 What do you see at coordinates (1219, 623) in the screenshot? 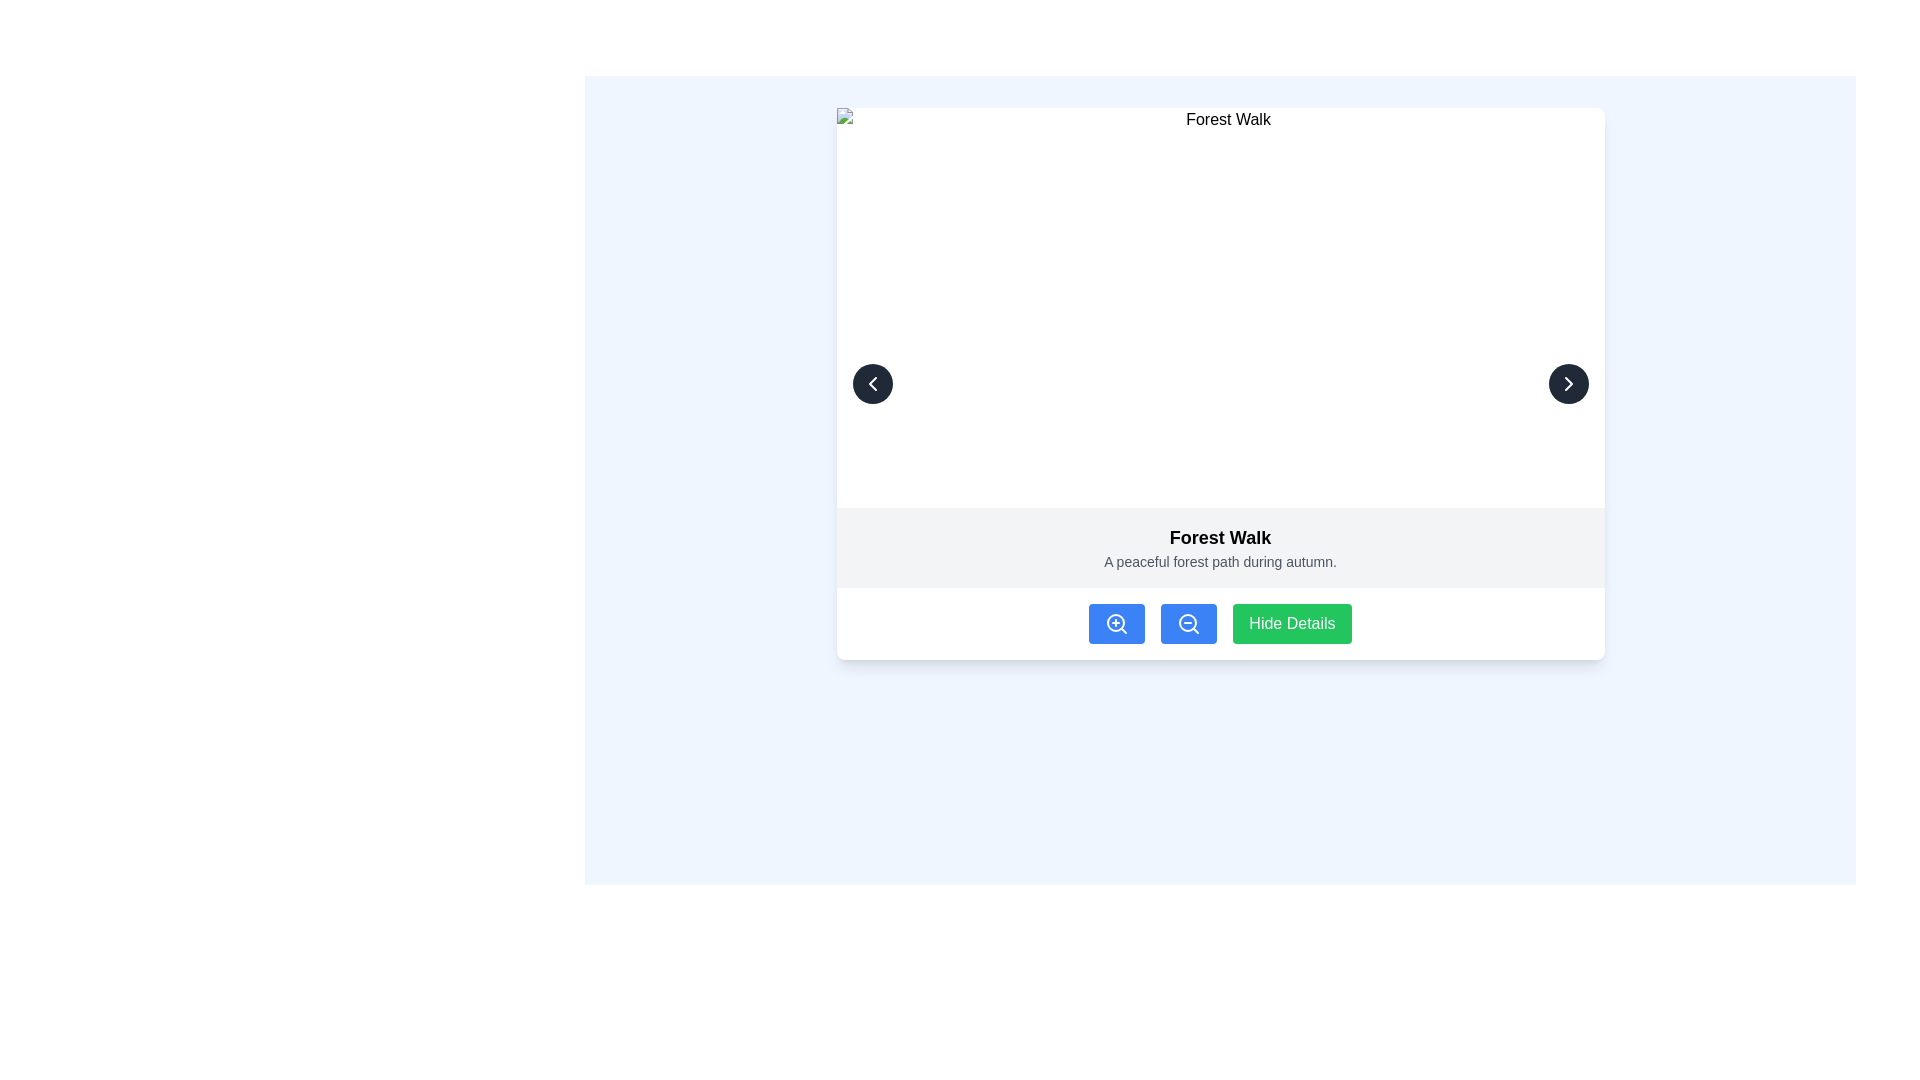
I see `the 'Hide Details' button located in the lower section of the interface, to the right of two blue buttons with zoom icons` at bounding box center [1219, 623].